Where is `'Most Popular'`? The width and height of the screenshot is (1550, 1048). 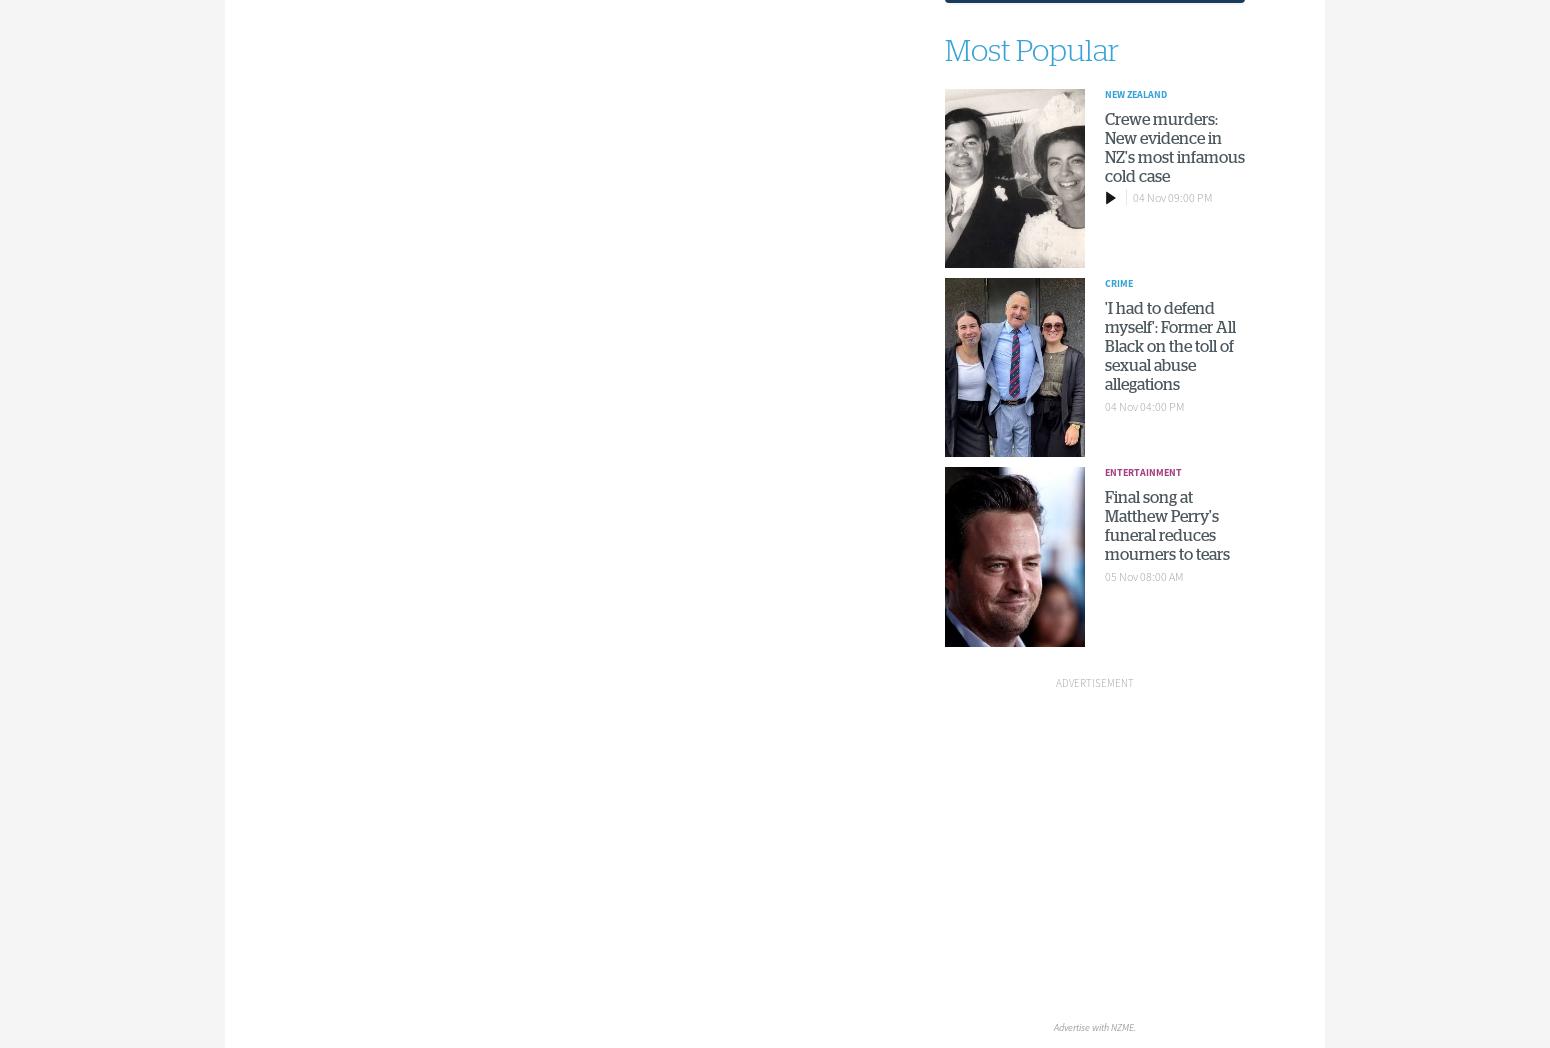 'Most Popular' is located at coordinates (942, 51).